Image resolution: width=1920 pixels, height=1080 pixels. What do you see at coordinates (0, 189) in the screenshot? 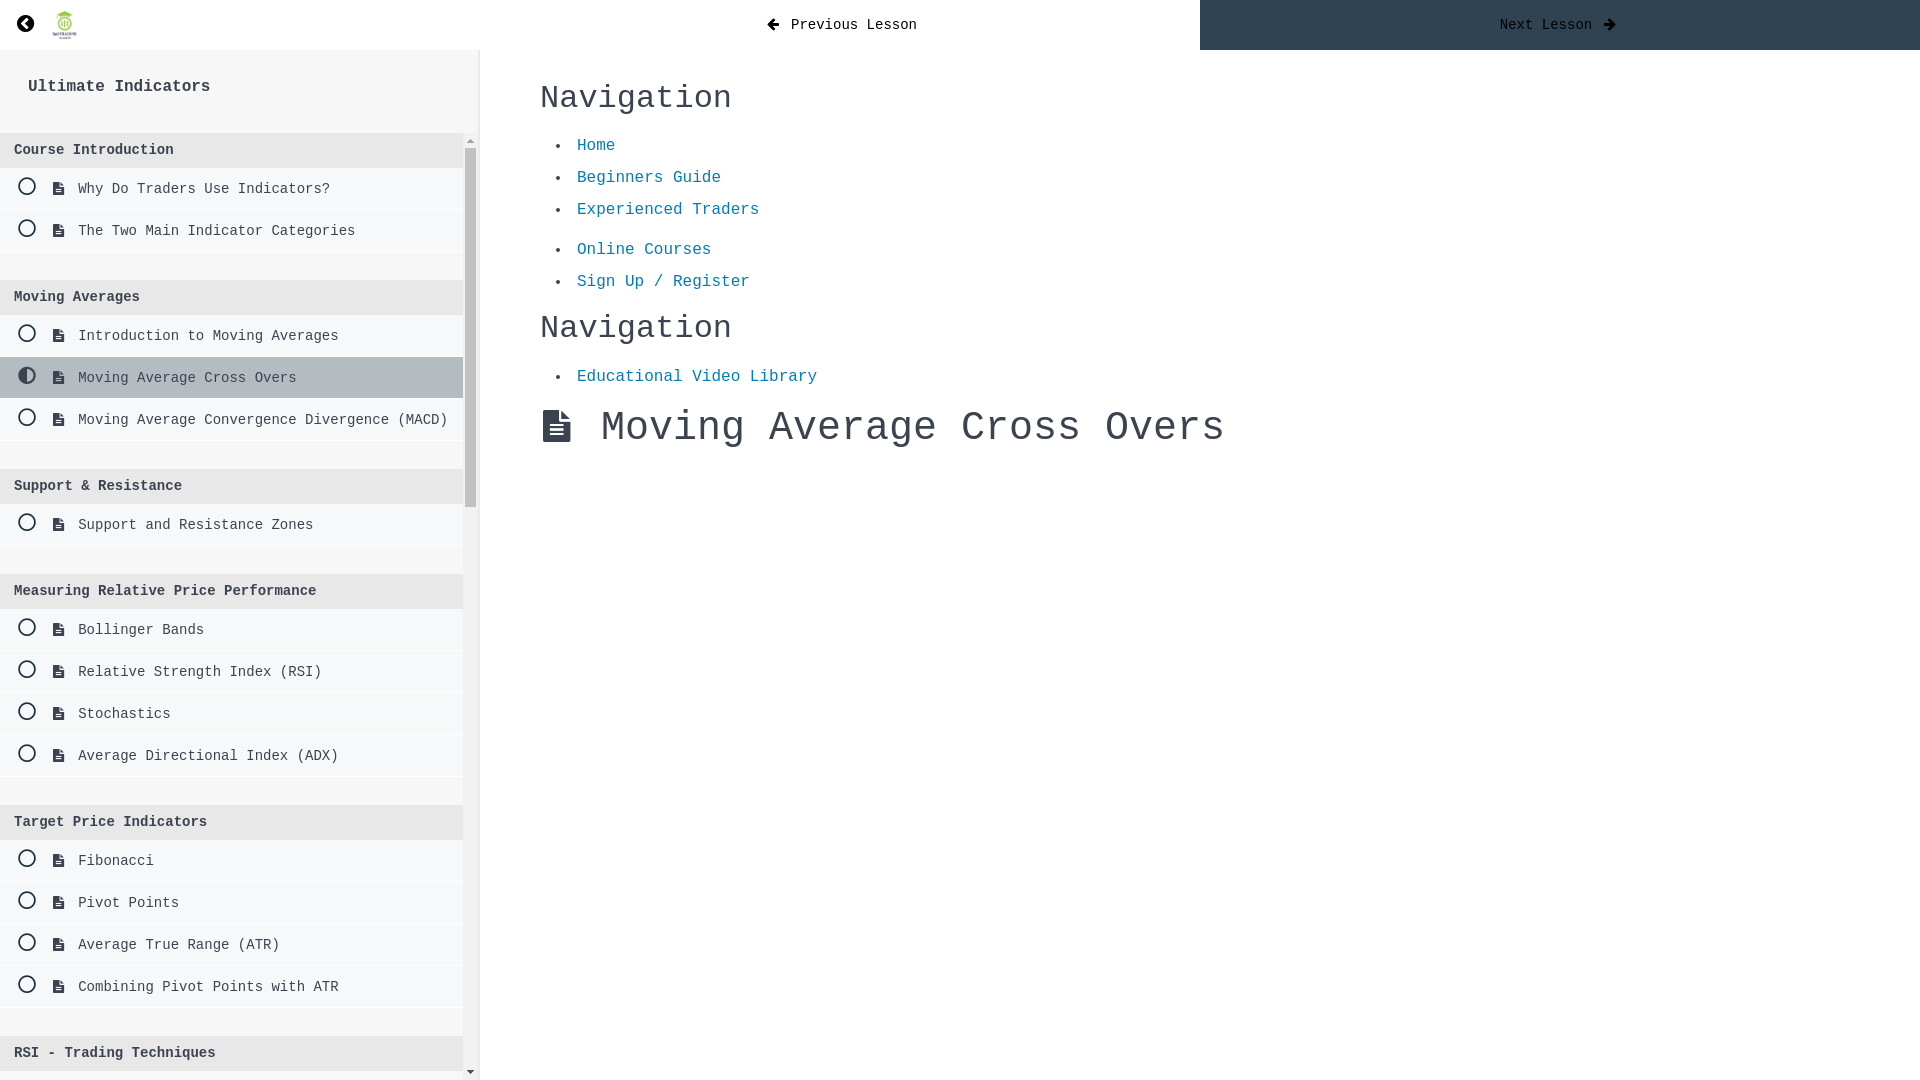
I see `'Why Do Traders Use Indicators?'` at bounding box center [0, 189].